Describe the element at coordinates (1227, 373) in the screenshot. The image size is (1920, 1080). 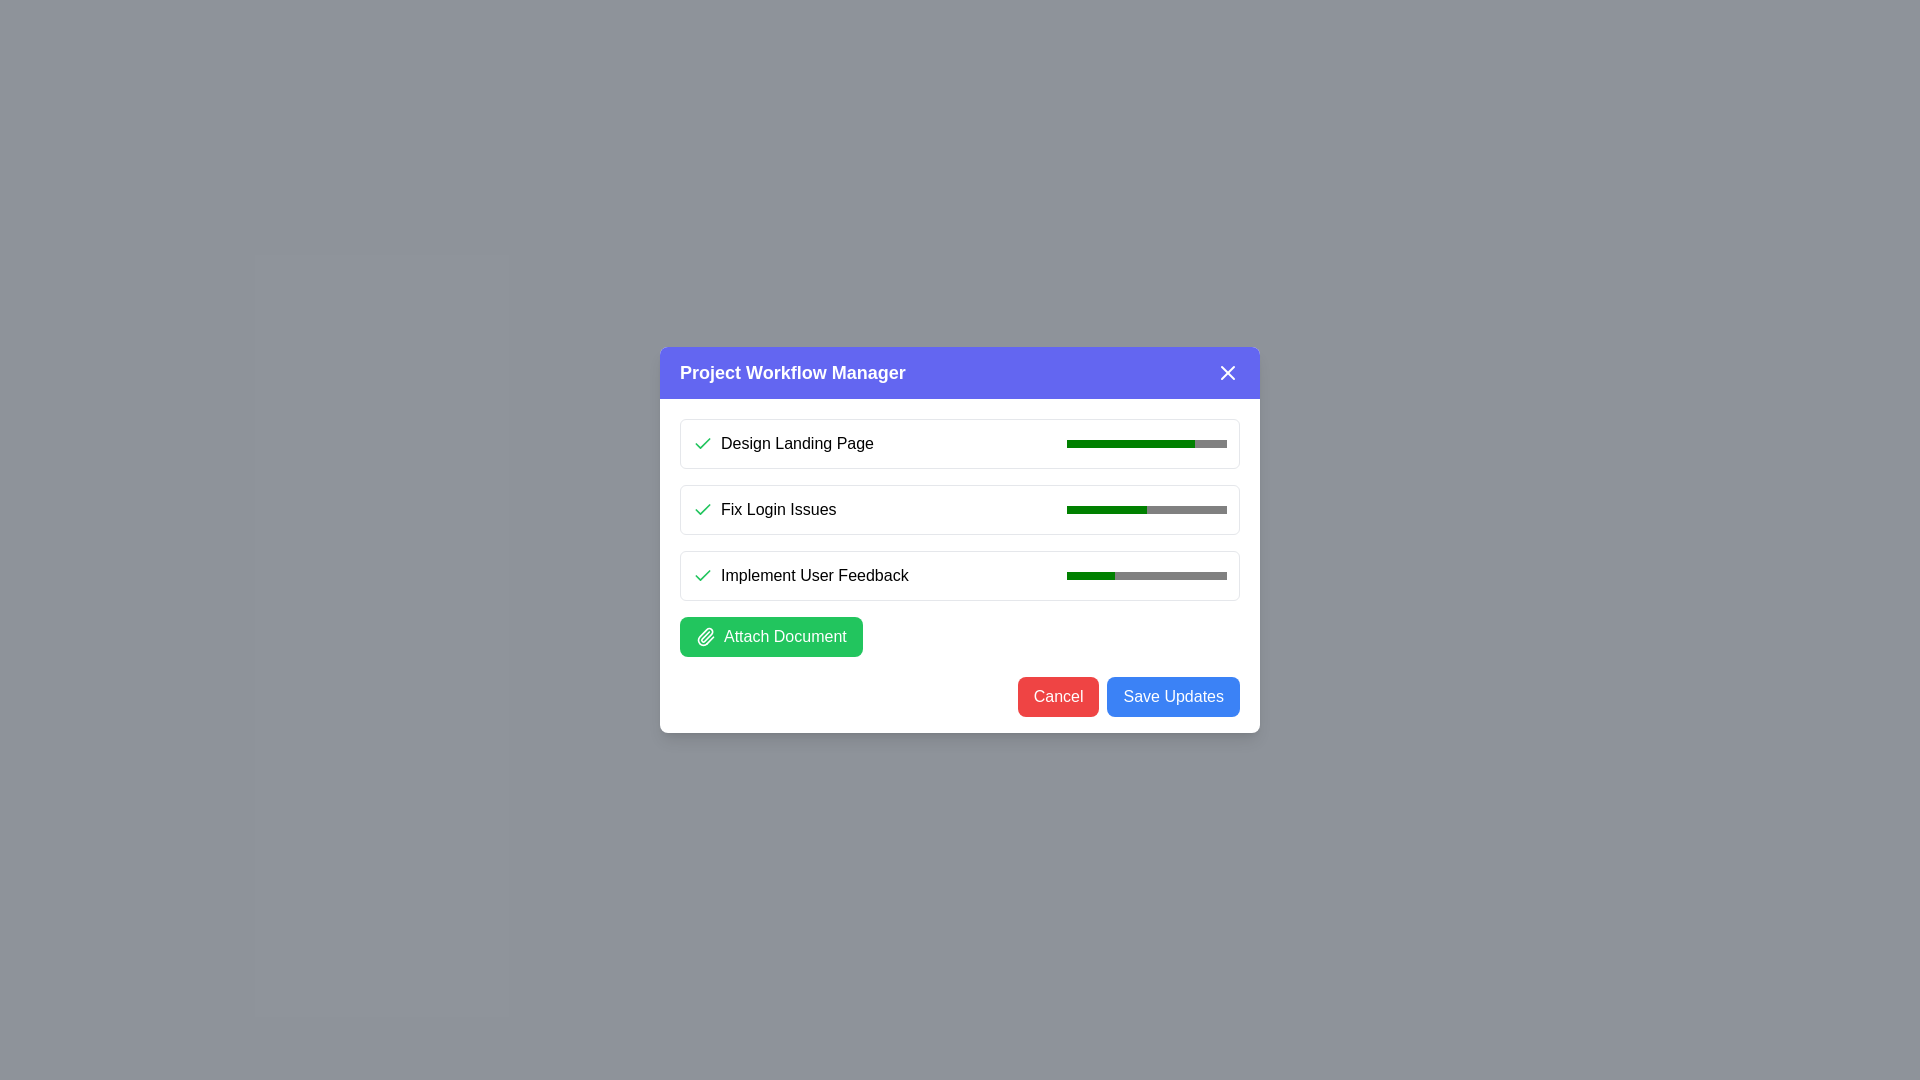
I see `the Close button in the top-right corner of the 'Project Workflow Manager' modal dialog` at that location.